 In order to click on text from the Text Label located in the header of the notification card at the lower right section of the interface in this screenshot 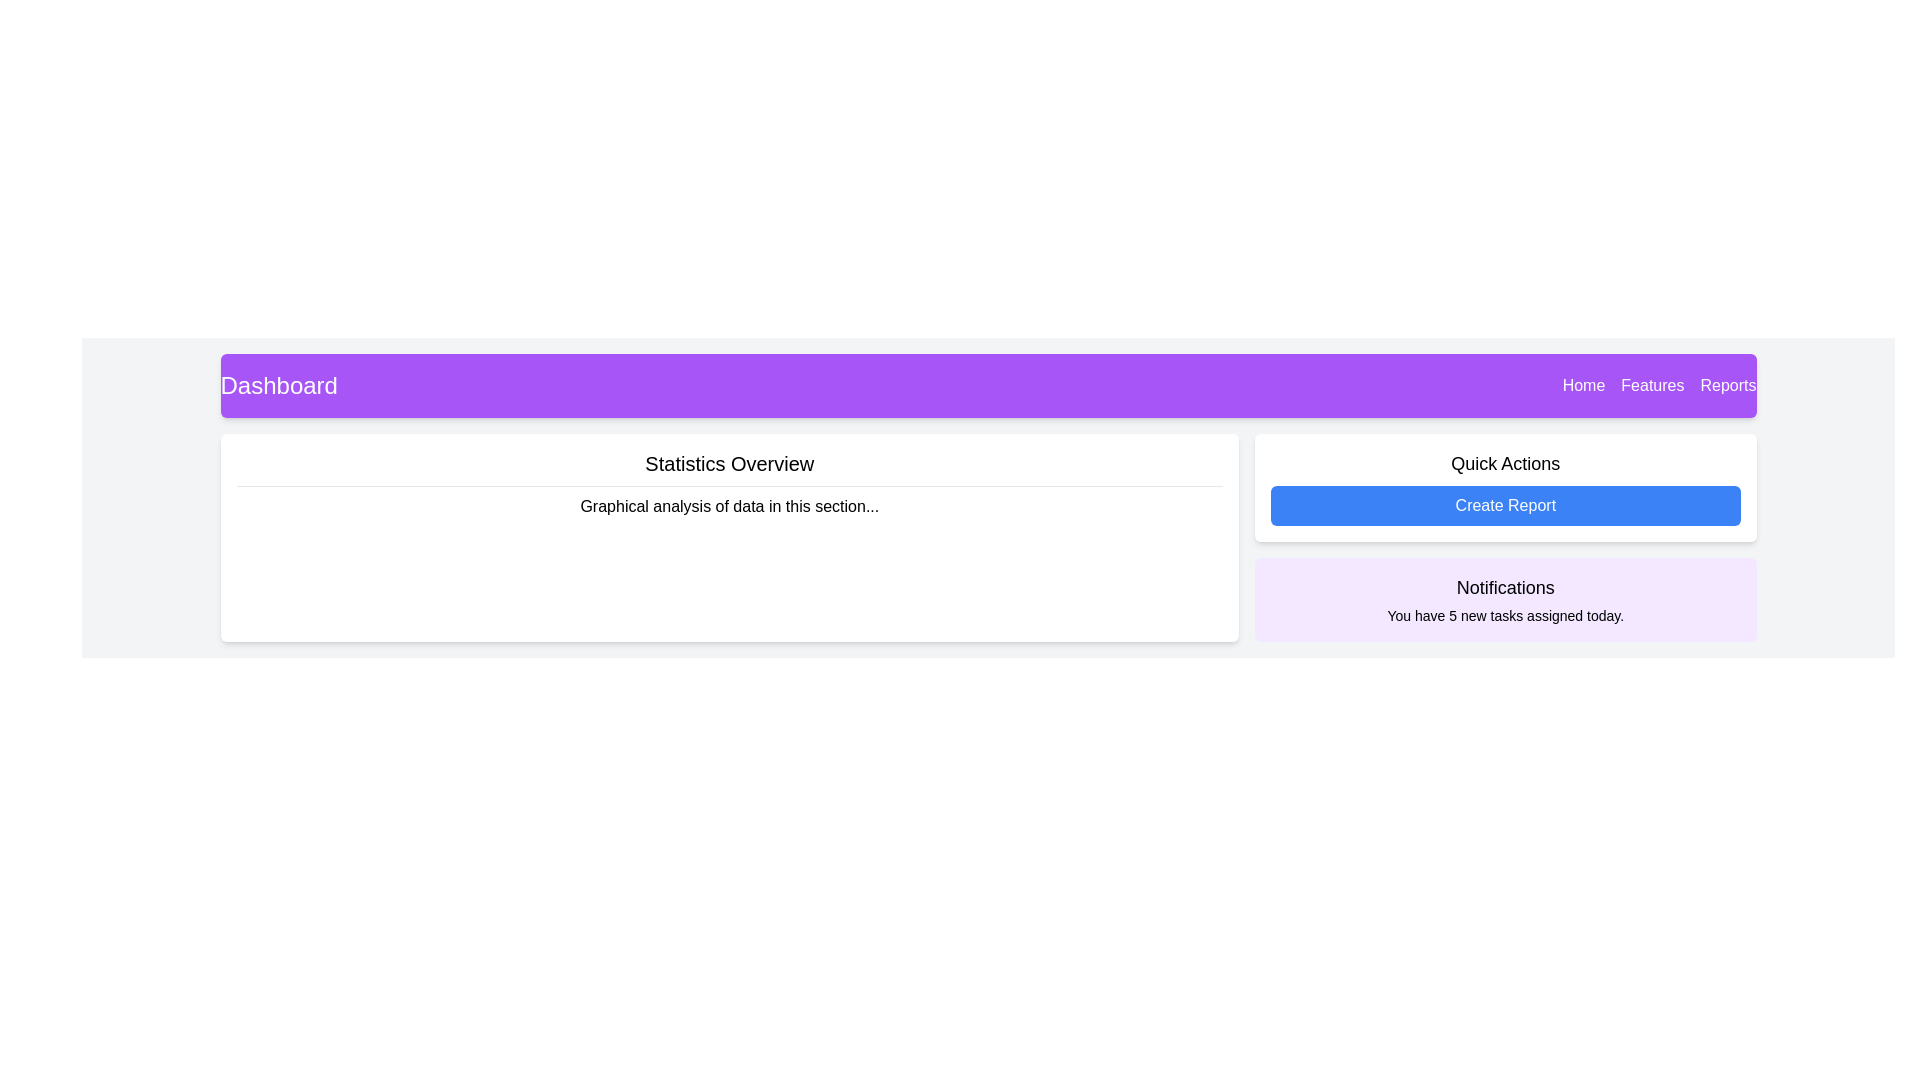, I will do `click(1505, 586)`.